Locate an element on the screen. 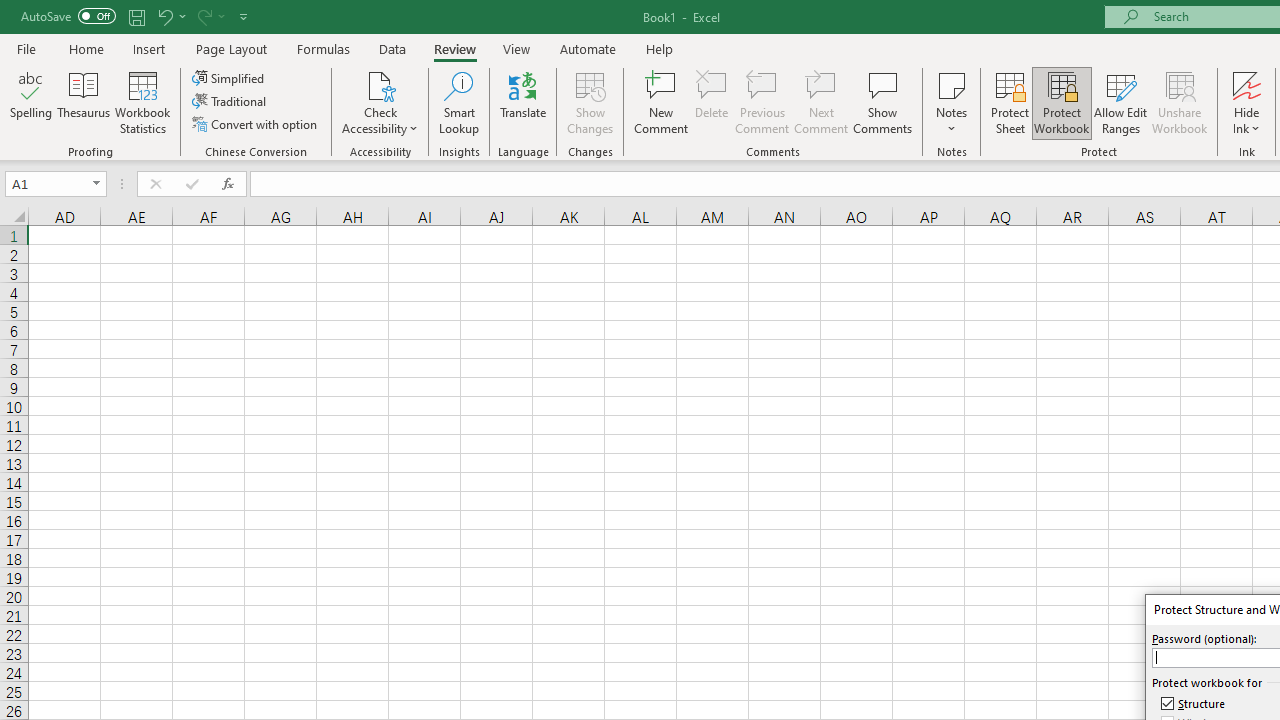 Image resolution: width=1280 pixels, height=720 pixels. 'Protect Workbook...' is located at coordinates (1060, 103).